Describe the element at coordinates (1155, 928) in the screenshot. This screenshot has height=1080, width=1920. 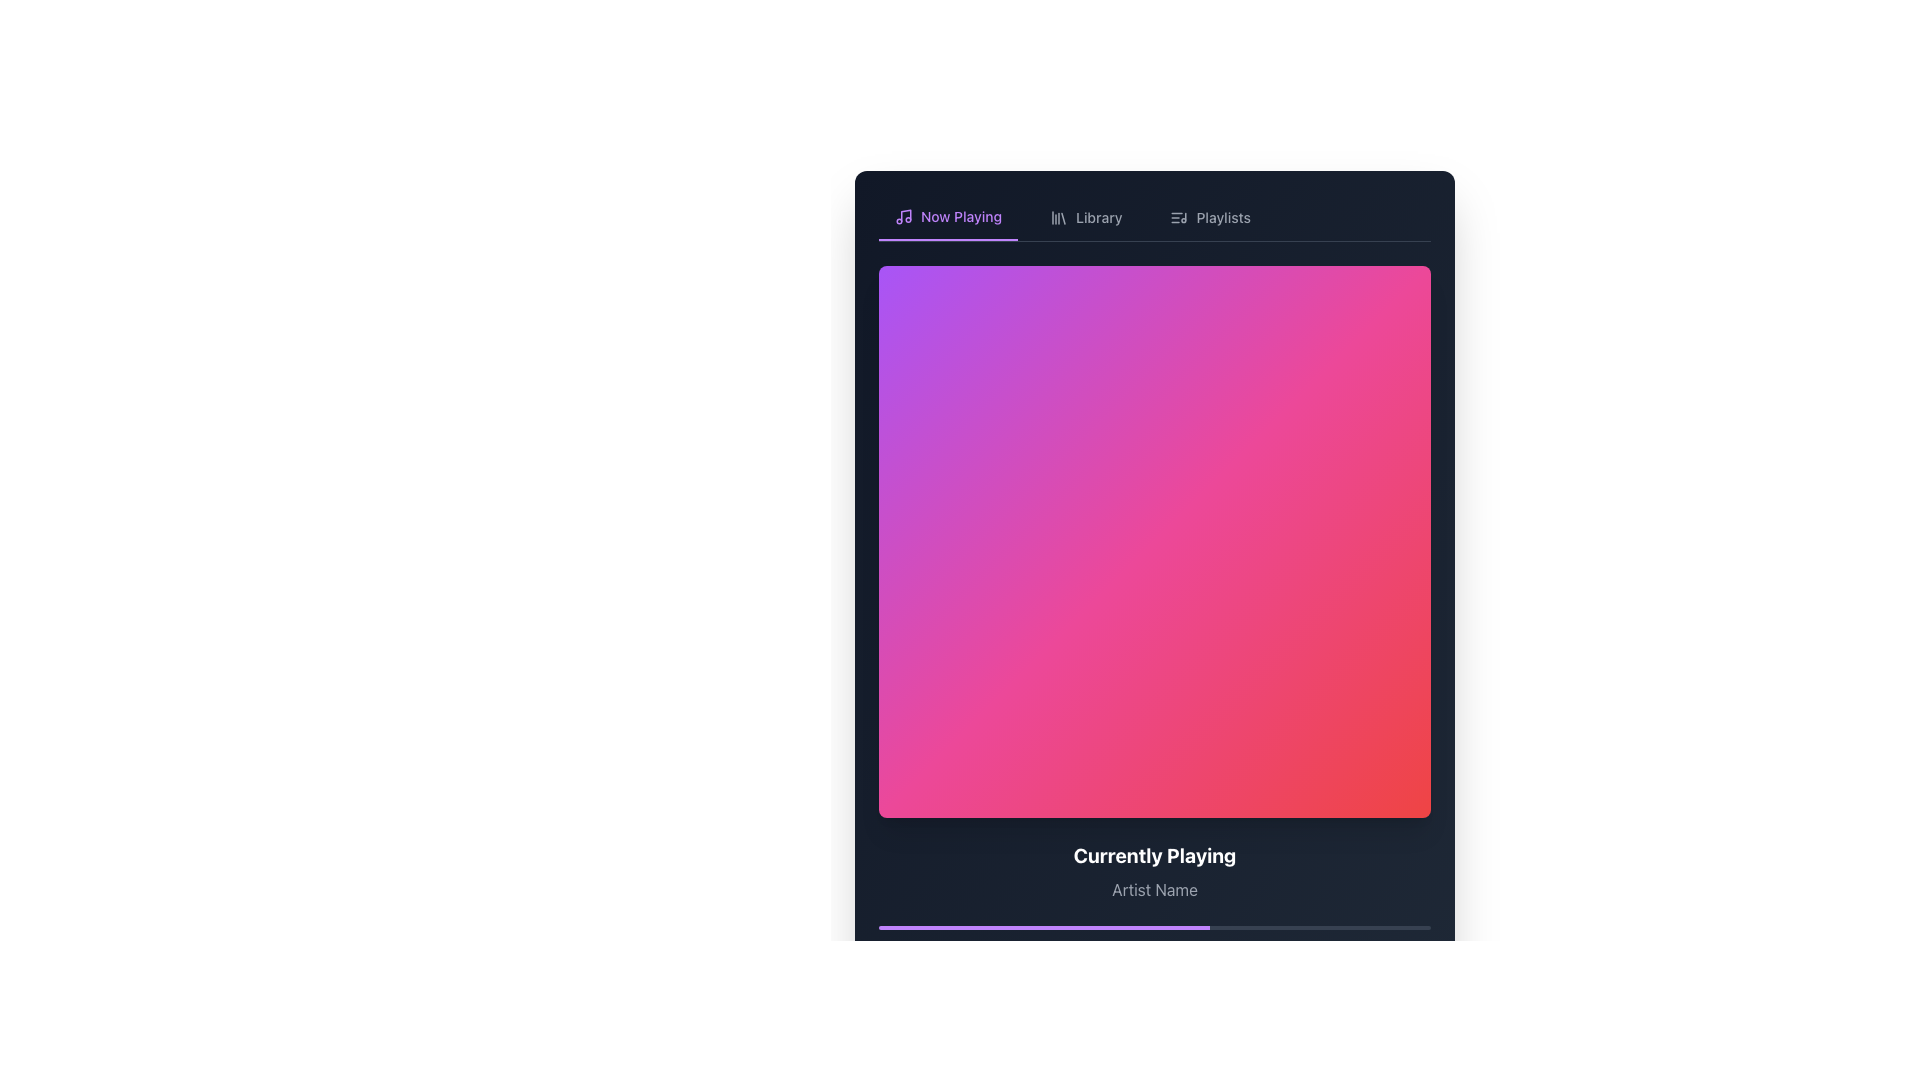
I see `the progress visually on the thin, horizontal progress bar for media playback located below the 'Currently Playing' and 'Artist Name' text in the audio player interface` at that location.